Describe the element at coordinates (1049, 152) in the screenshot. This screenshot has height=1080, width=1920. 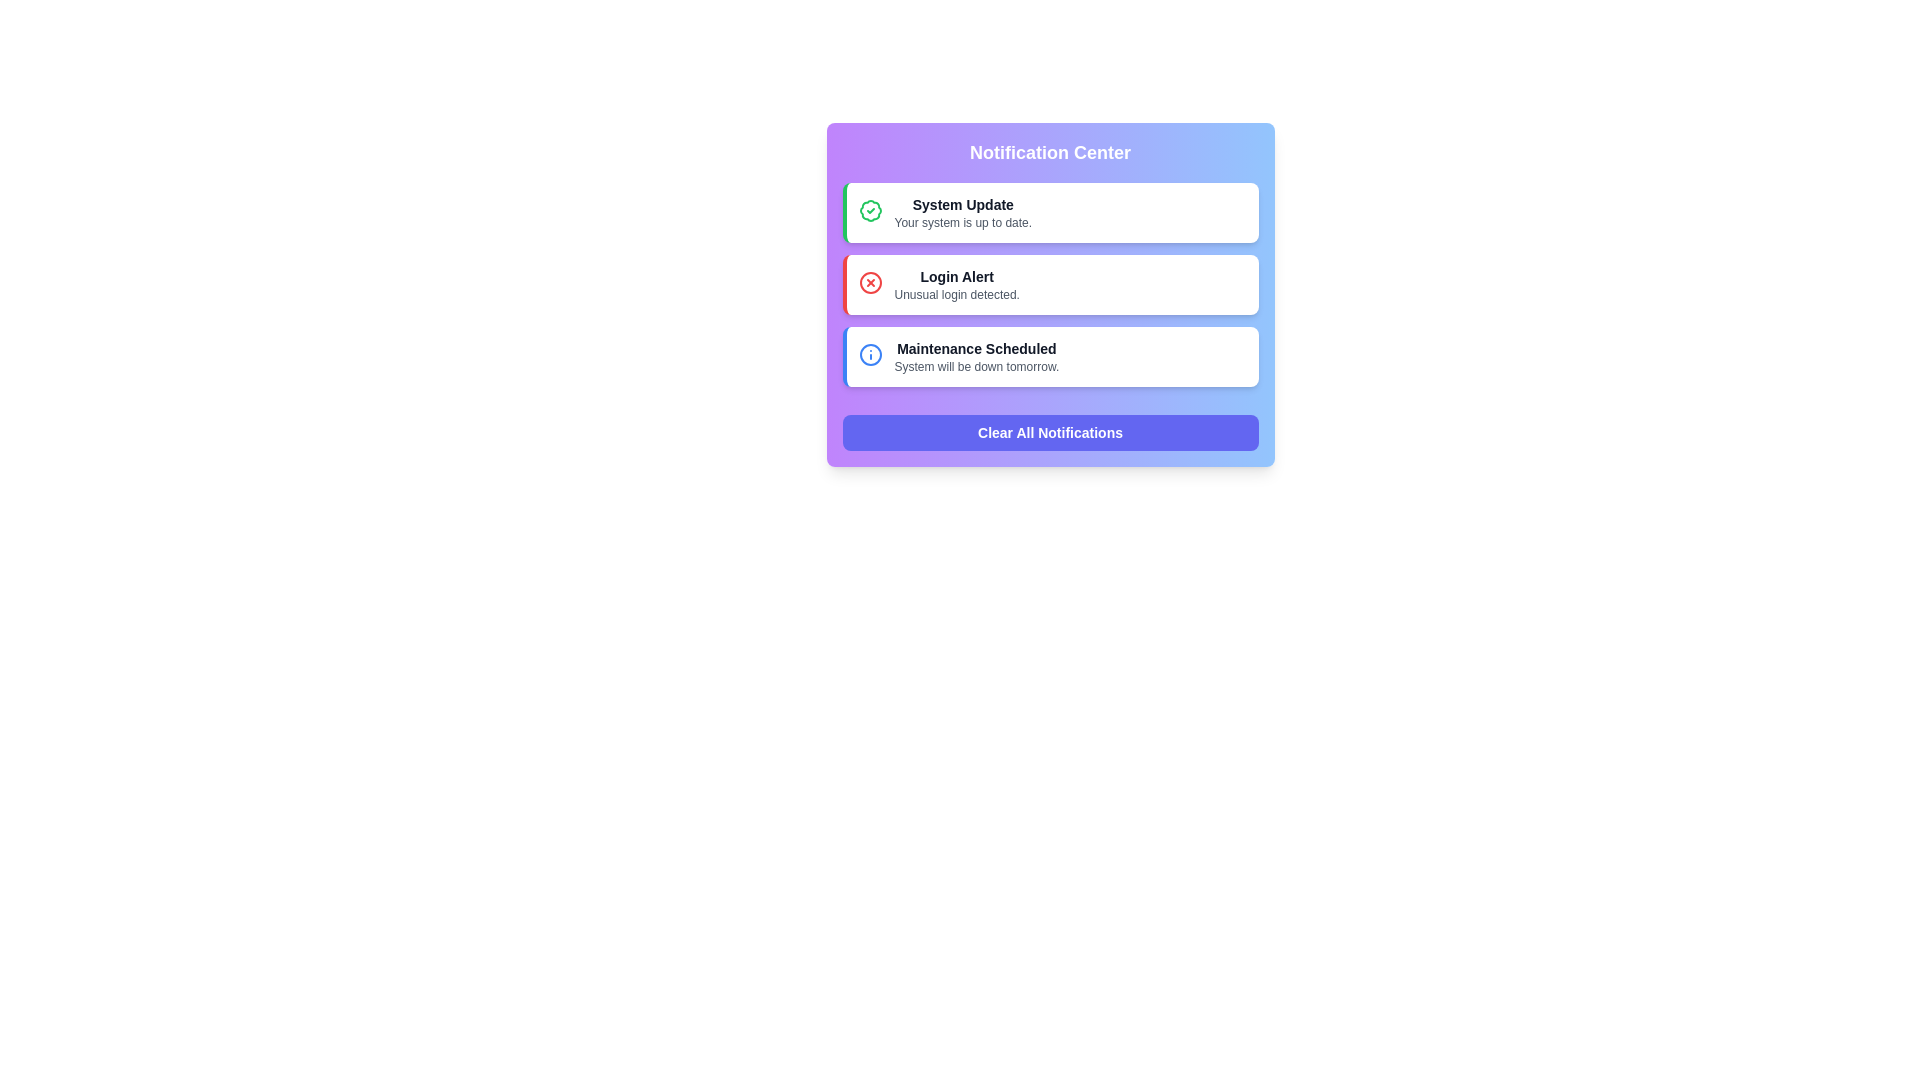
I see `the centrally aligned text-based heading at the top of the notification card, which serves as the title for the section` at that location.